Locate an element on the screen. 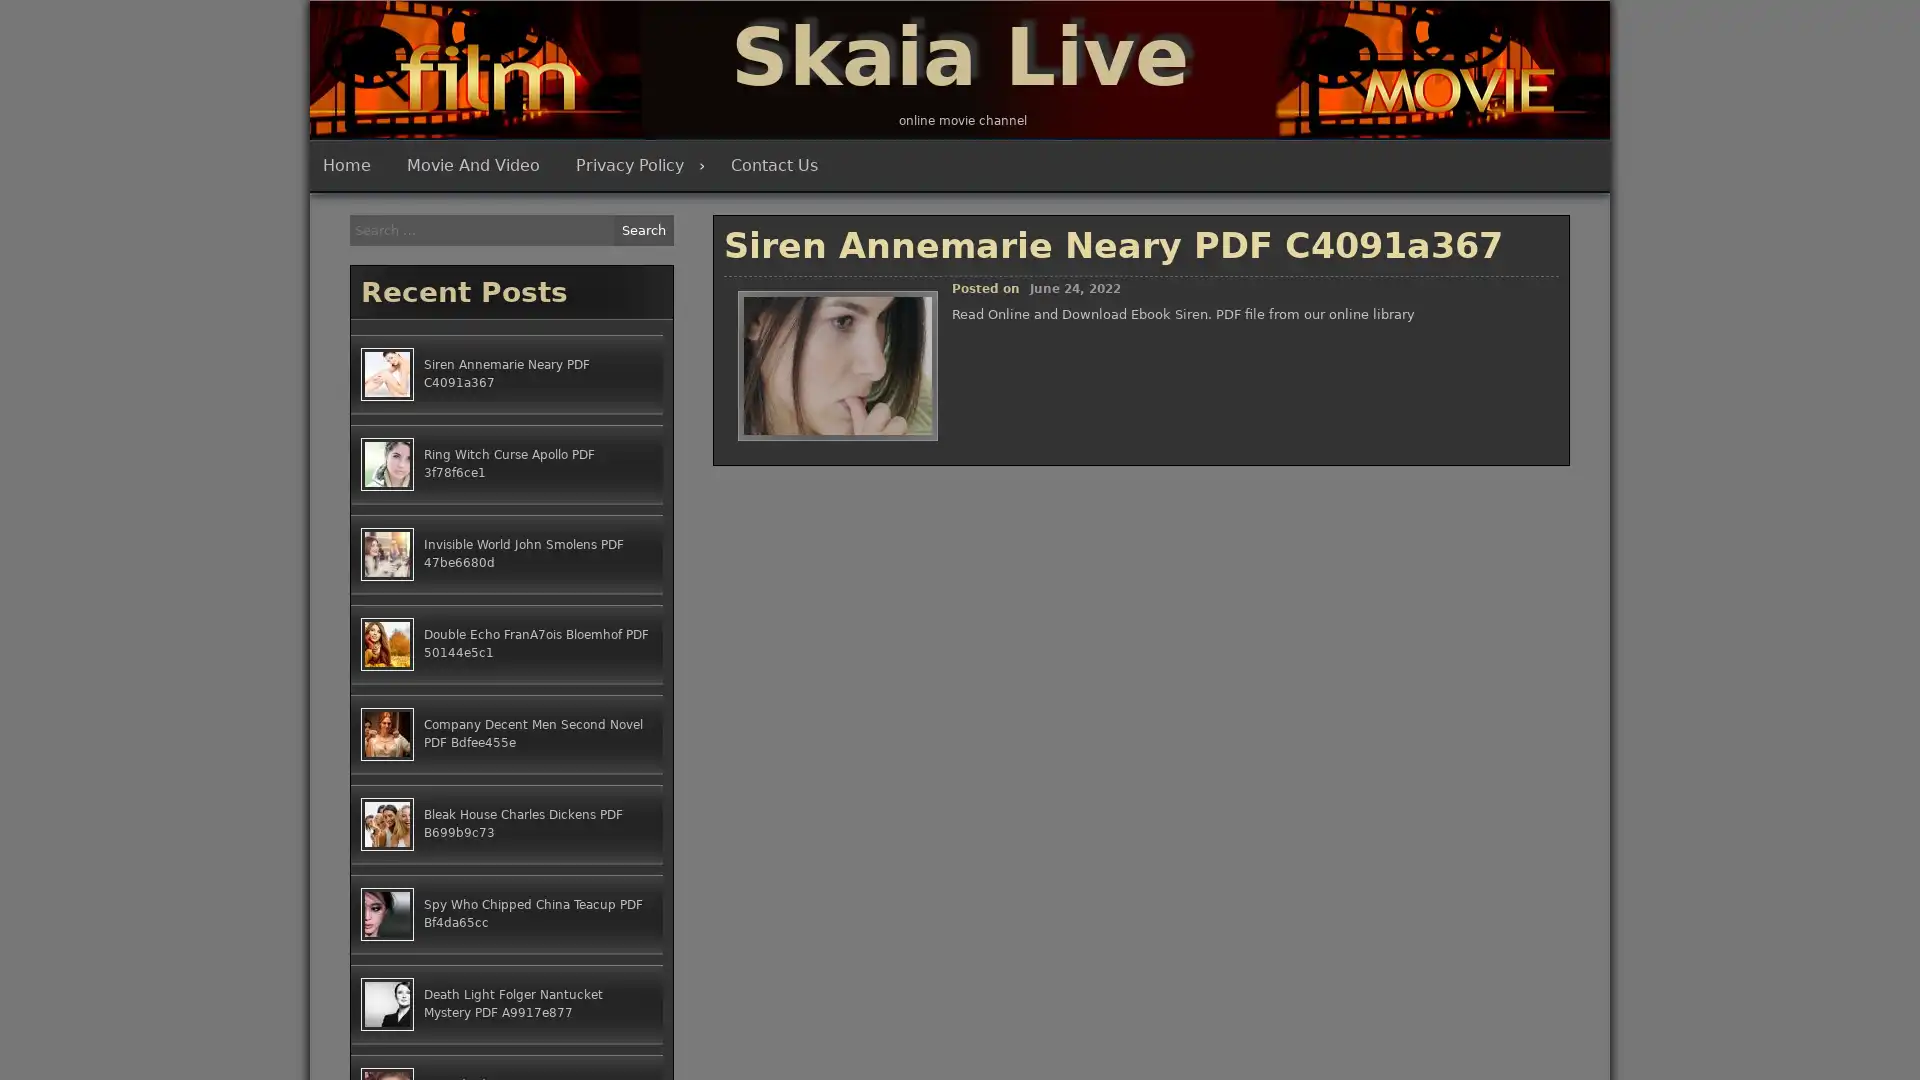 The width and height of the screenshot is (1920, 1080). Search is located at coordinates (643, 229).